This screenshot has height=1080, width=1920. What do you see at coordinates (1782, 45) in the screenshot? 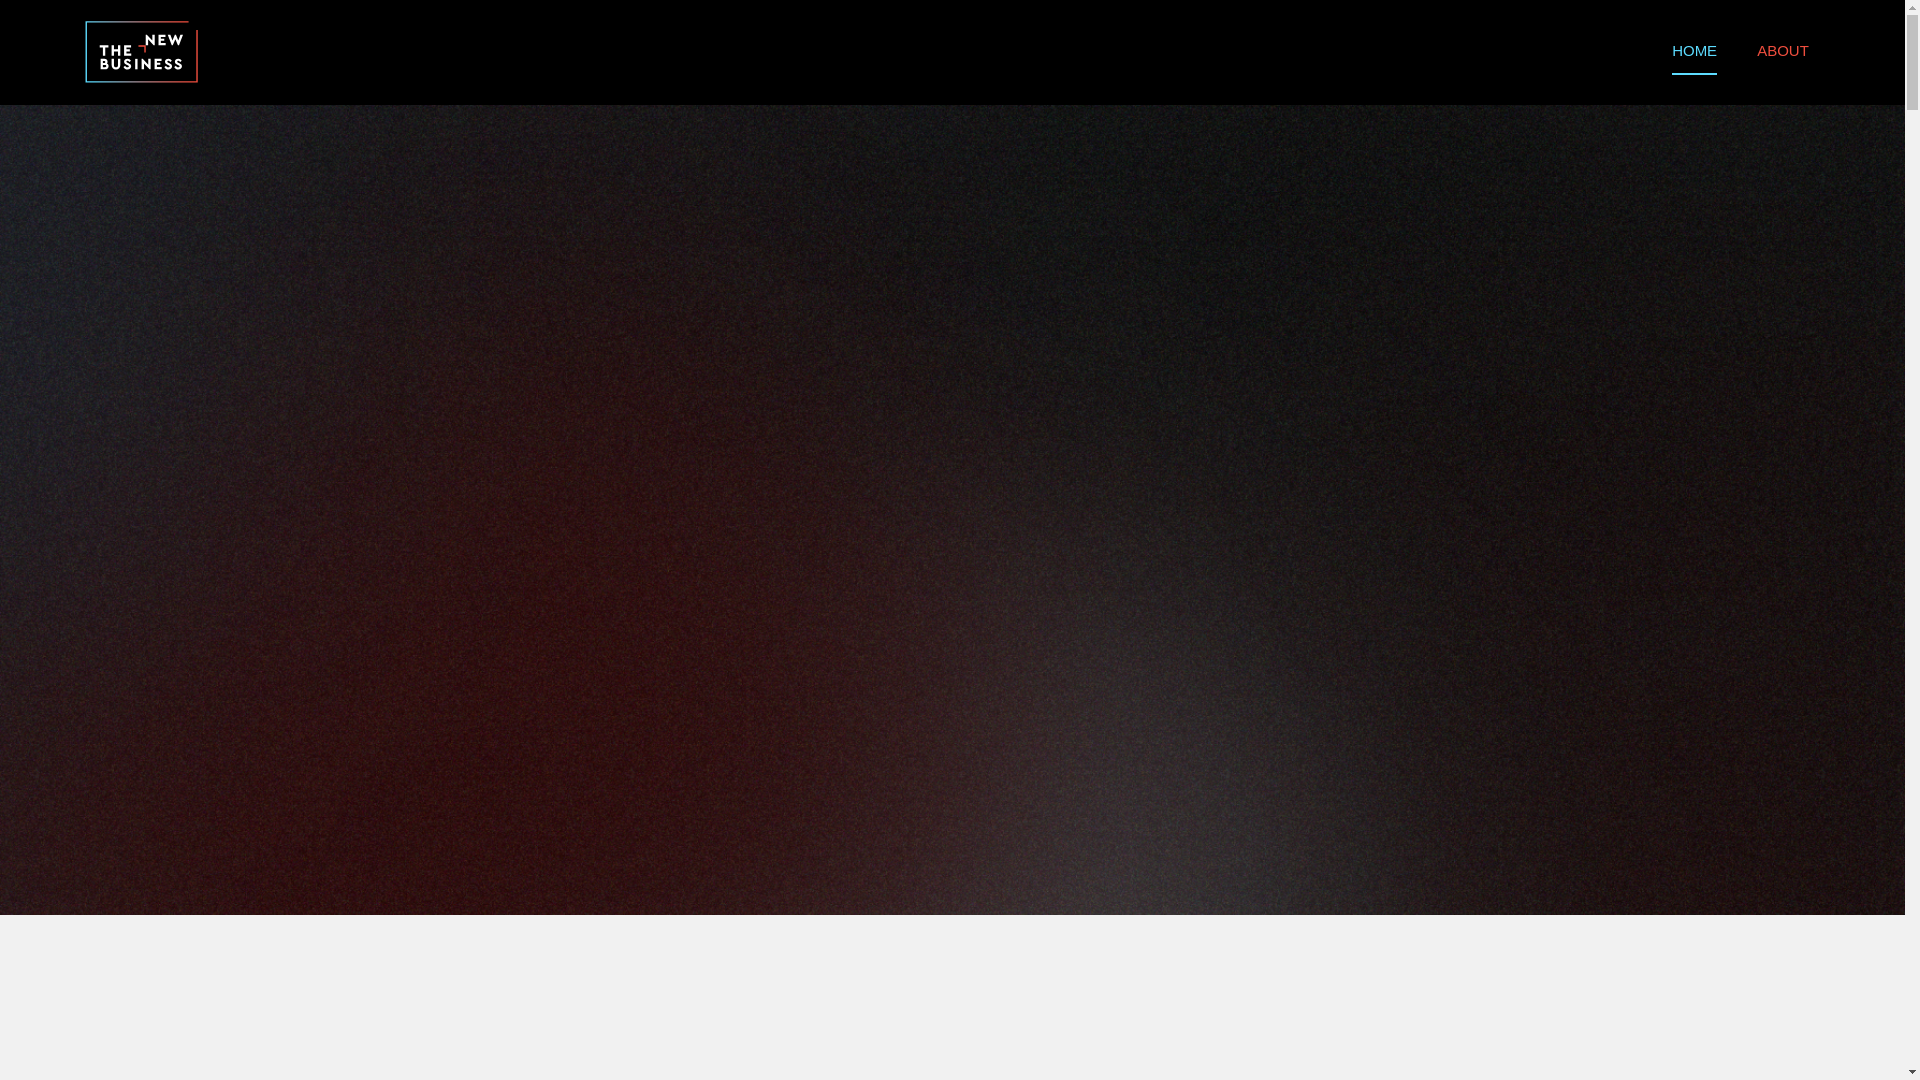
I see `'ABOUT'` at bounding box center [1782, 45].